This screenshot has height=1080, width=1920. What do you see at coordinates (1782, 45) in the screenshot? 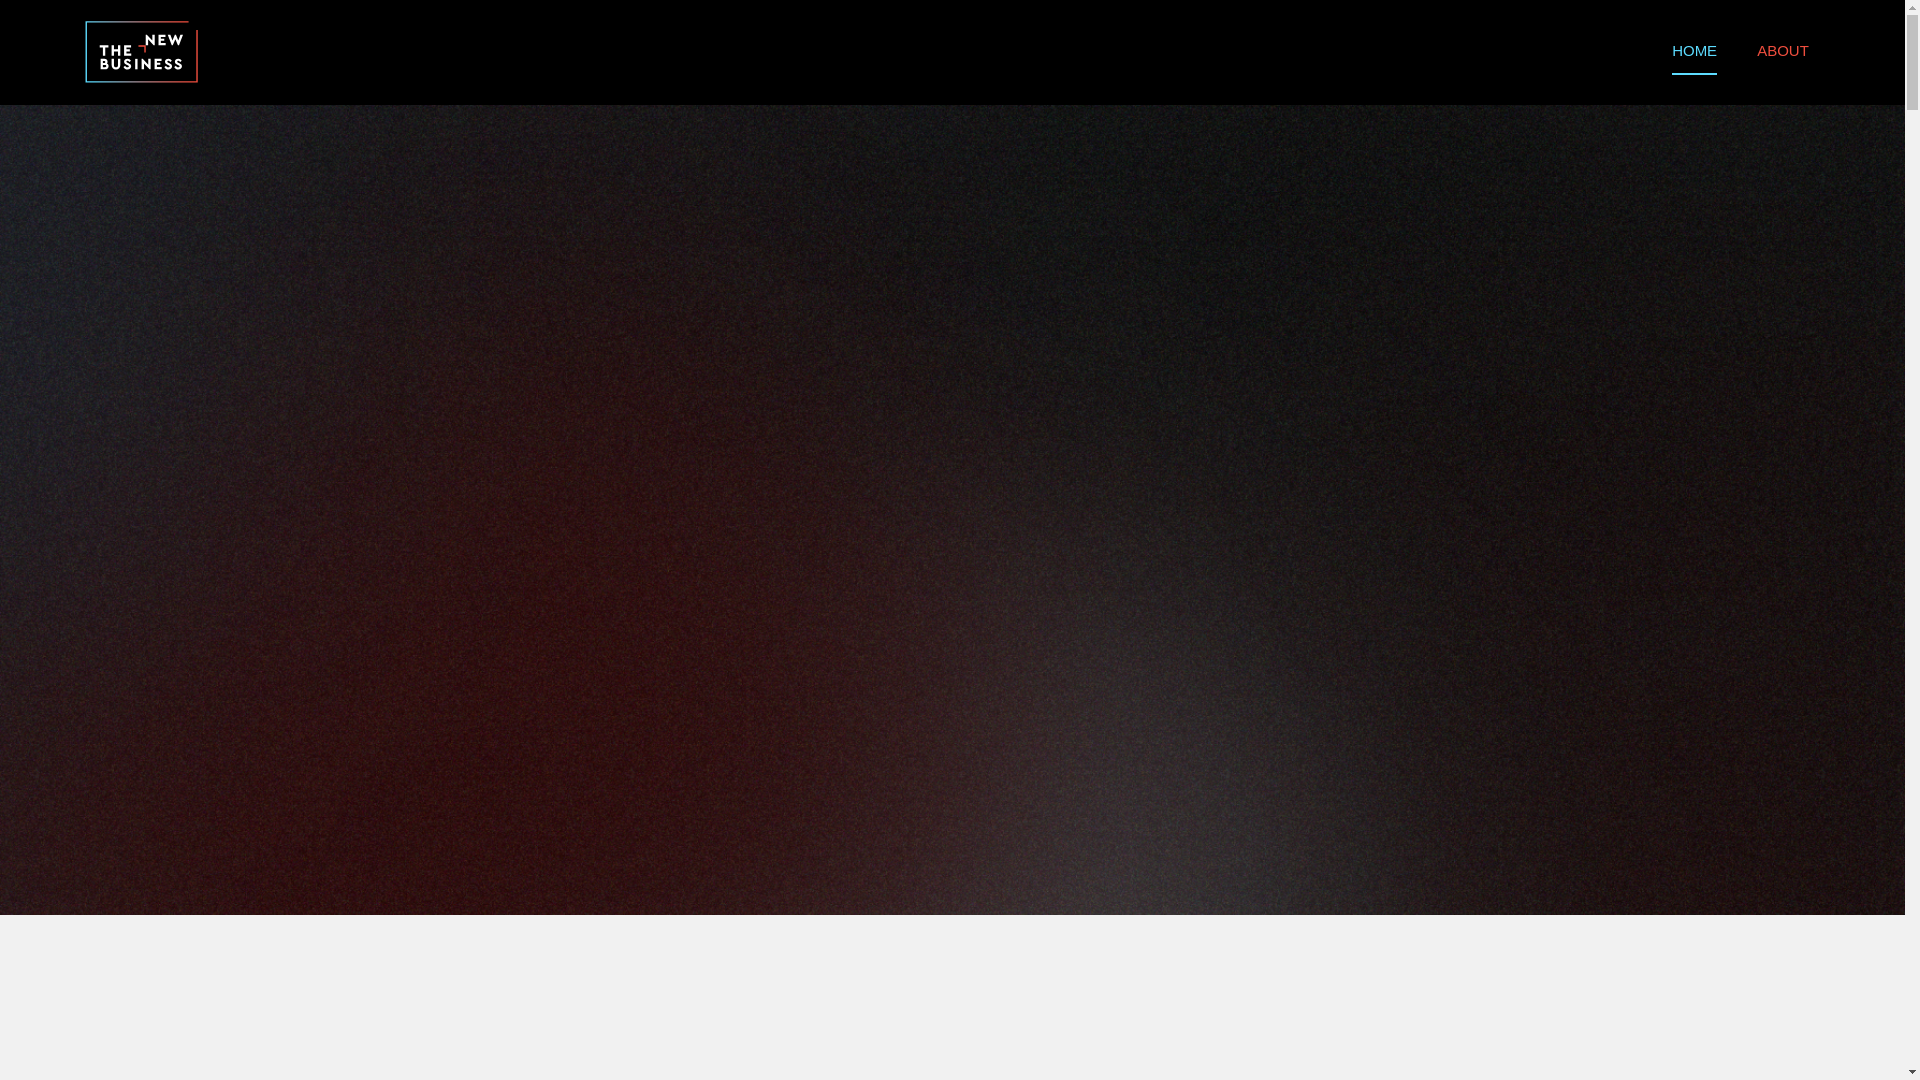
I see `'ABOUT'` at bounding box center [1782, 45].